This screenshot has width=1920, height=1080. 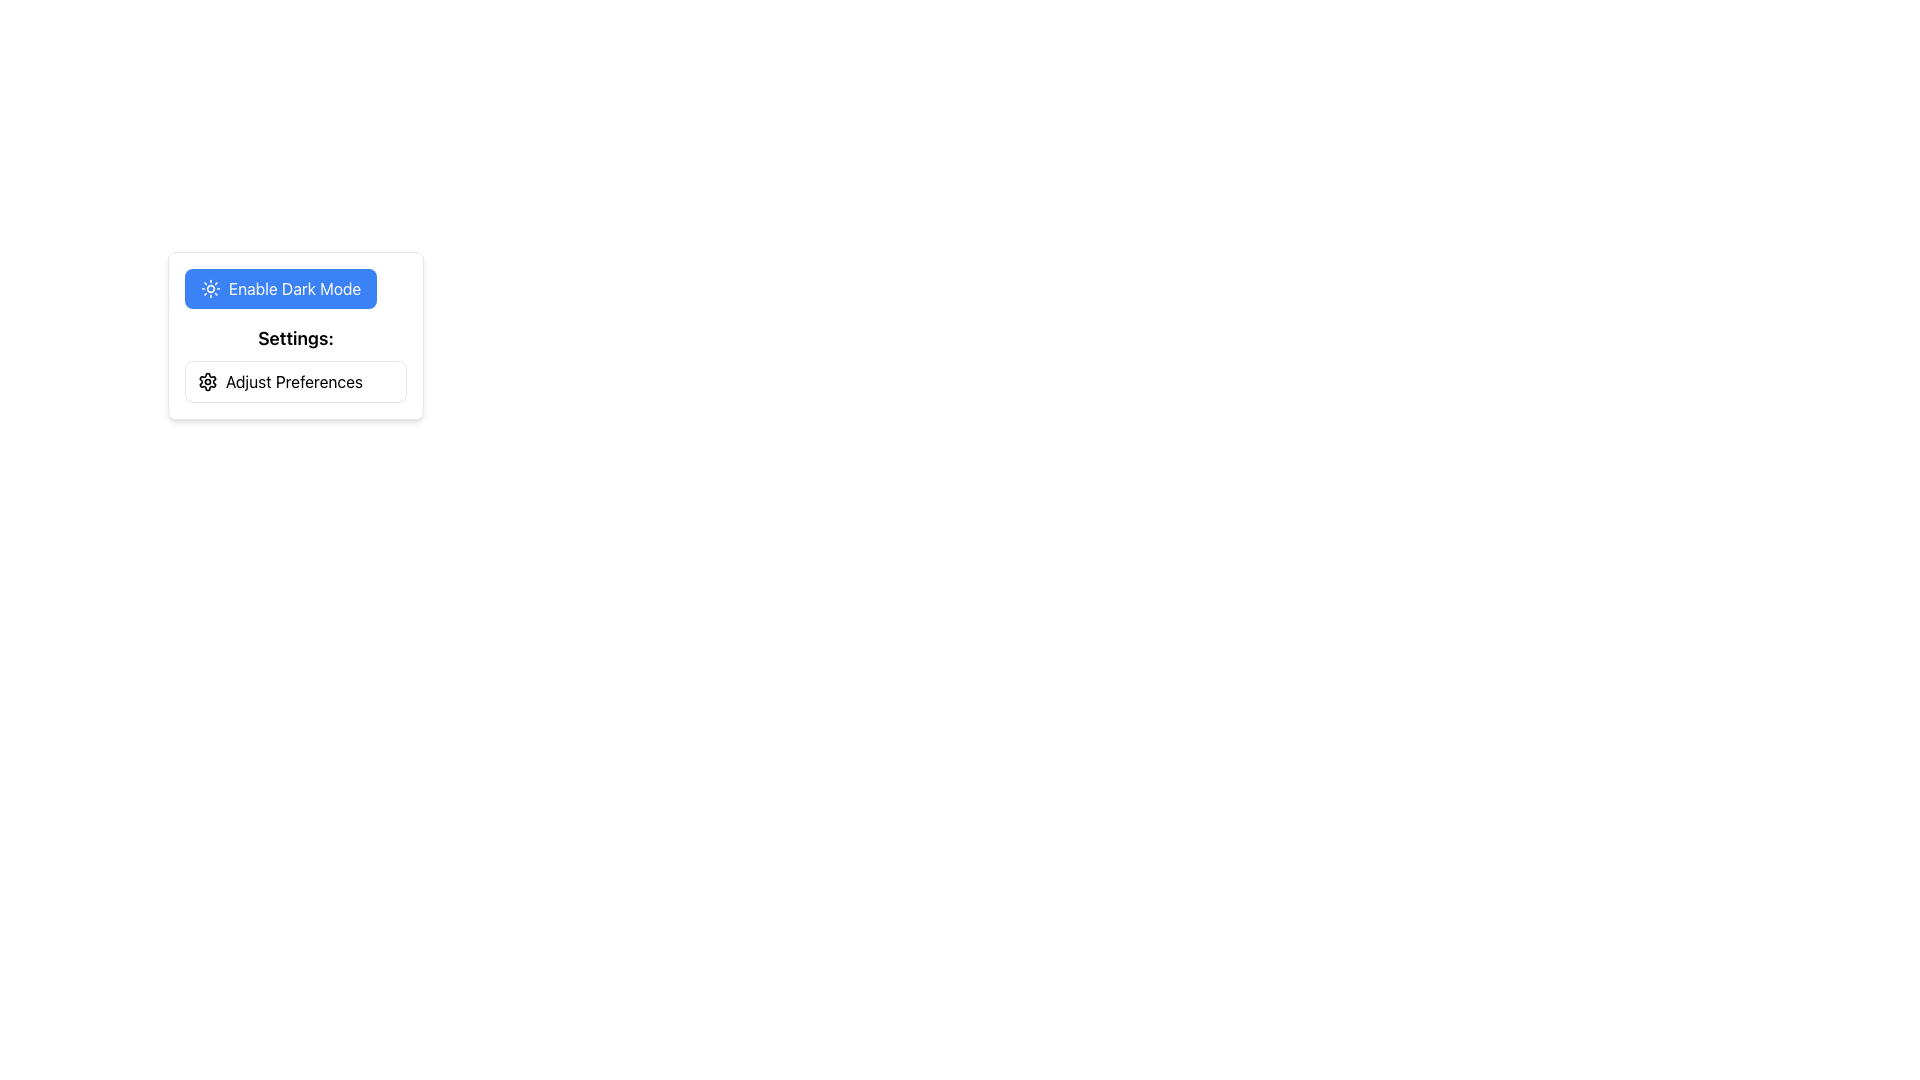 I want to click on the complex gear-like icon located in the settings interface below the 'Settings:' heading, so click(x=207, y=381).